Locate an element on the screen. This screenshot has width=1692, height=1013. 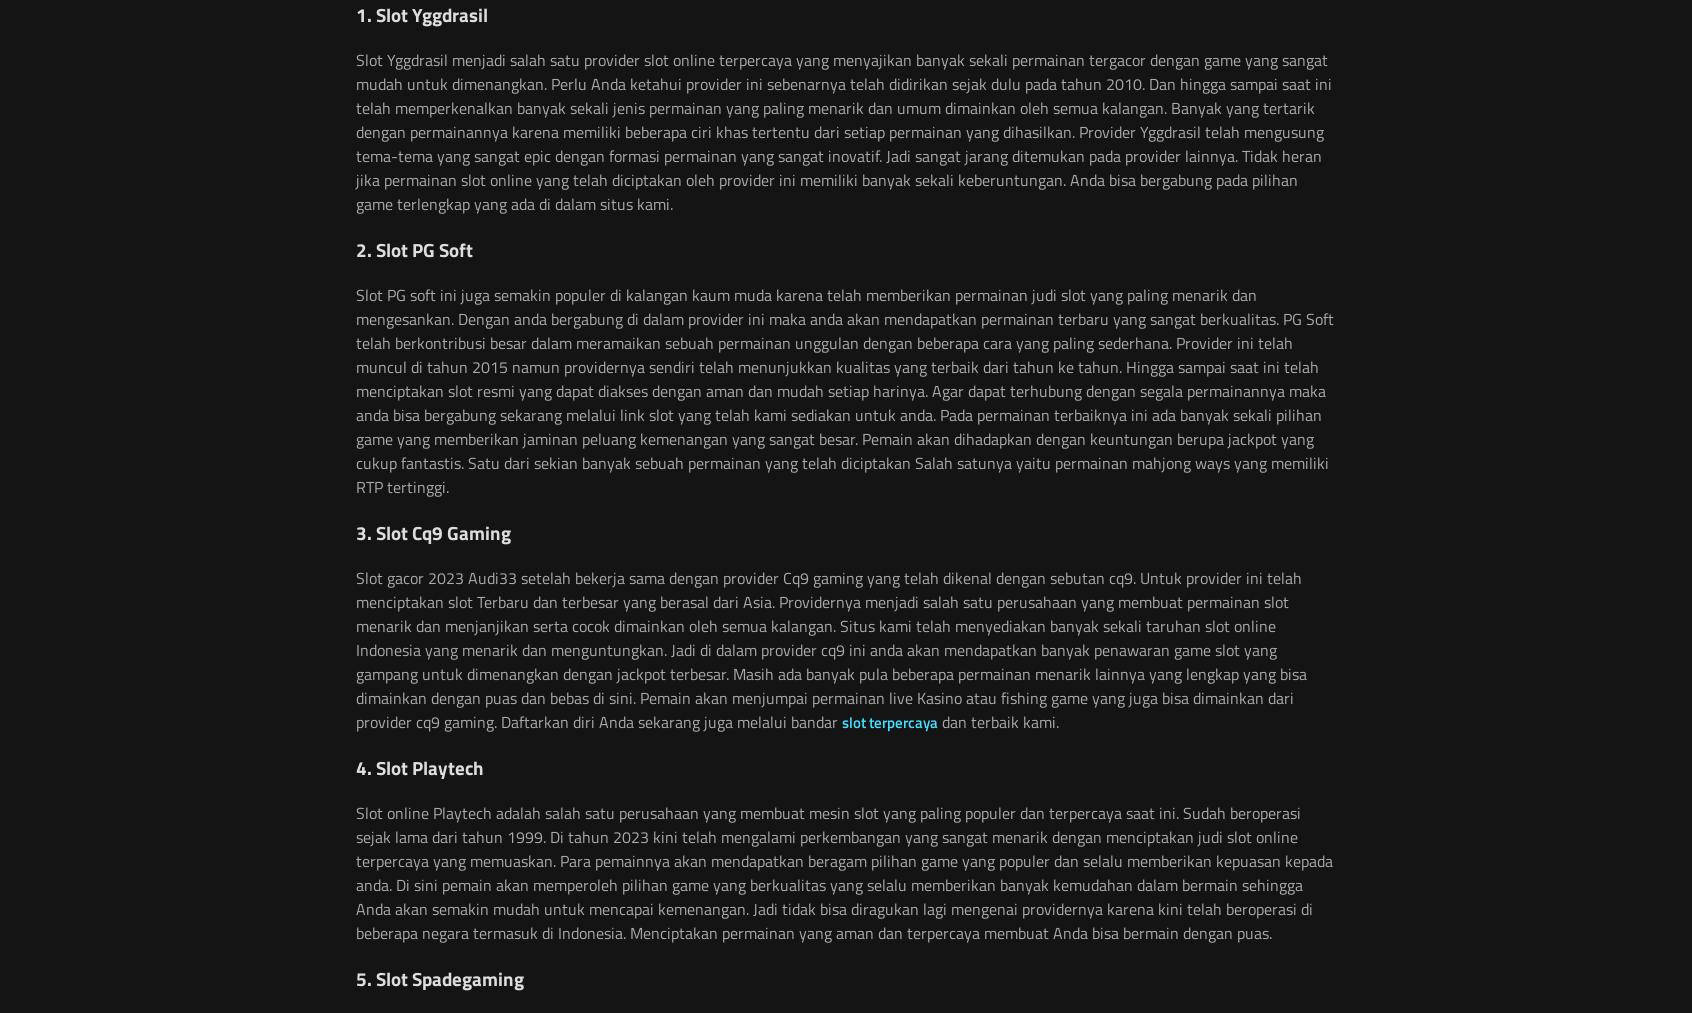
'Slot PG soft ini juga semakin populer di kalangan kaum muda karena telah memberikan permainan judi slot yang paling menarik dan mengesankan. Dengan anda bergabung di dalam provider ini maka anda akan mendapatkan permainan terbaru yang sangat berkualitas. PG Soft telah berkontribusi besar dalam meramaikan sebuah permainan unggulan dengan beberapa cara yang paling sederhana. Provider ini telah muncul di tahun 2015 namun providernya sendiri telah menunjukkan kualitas yang terbaik dari tahun ke tahun. Hingga sampai saat ini telah menciptakan slot resmi yang dapat diakses dengan aman dan mudah setiap harinya. Agar dapat terhubung dengan segala permainannya maka anda bisa bergabung sekarang melalui link slot yang telah kami sediakan untuk anda. Pada permainan terbaiknya ini ada banyak sekali pilihan game yang memberikan jaminan peluang kemenangan yang sangat besar. Pemain akan dihadapkan dengan keuntungan berupa jackpot yang cukup fantastis. Satu dari sekian banyak sebuah permainan yang telah diciptakan Salah satunya yaitu permainan mahjong ways yang memiliki RTP tertinggi.' is located at coordinates (355, 390).